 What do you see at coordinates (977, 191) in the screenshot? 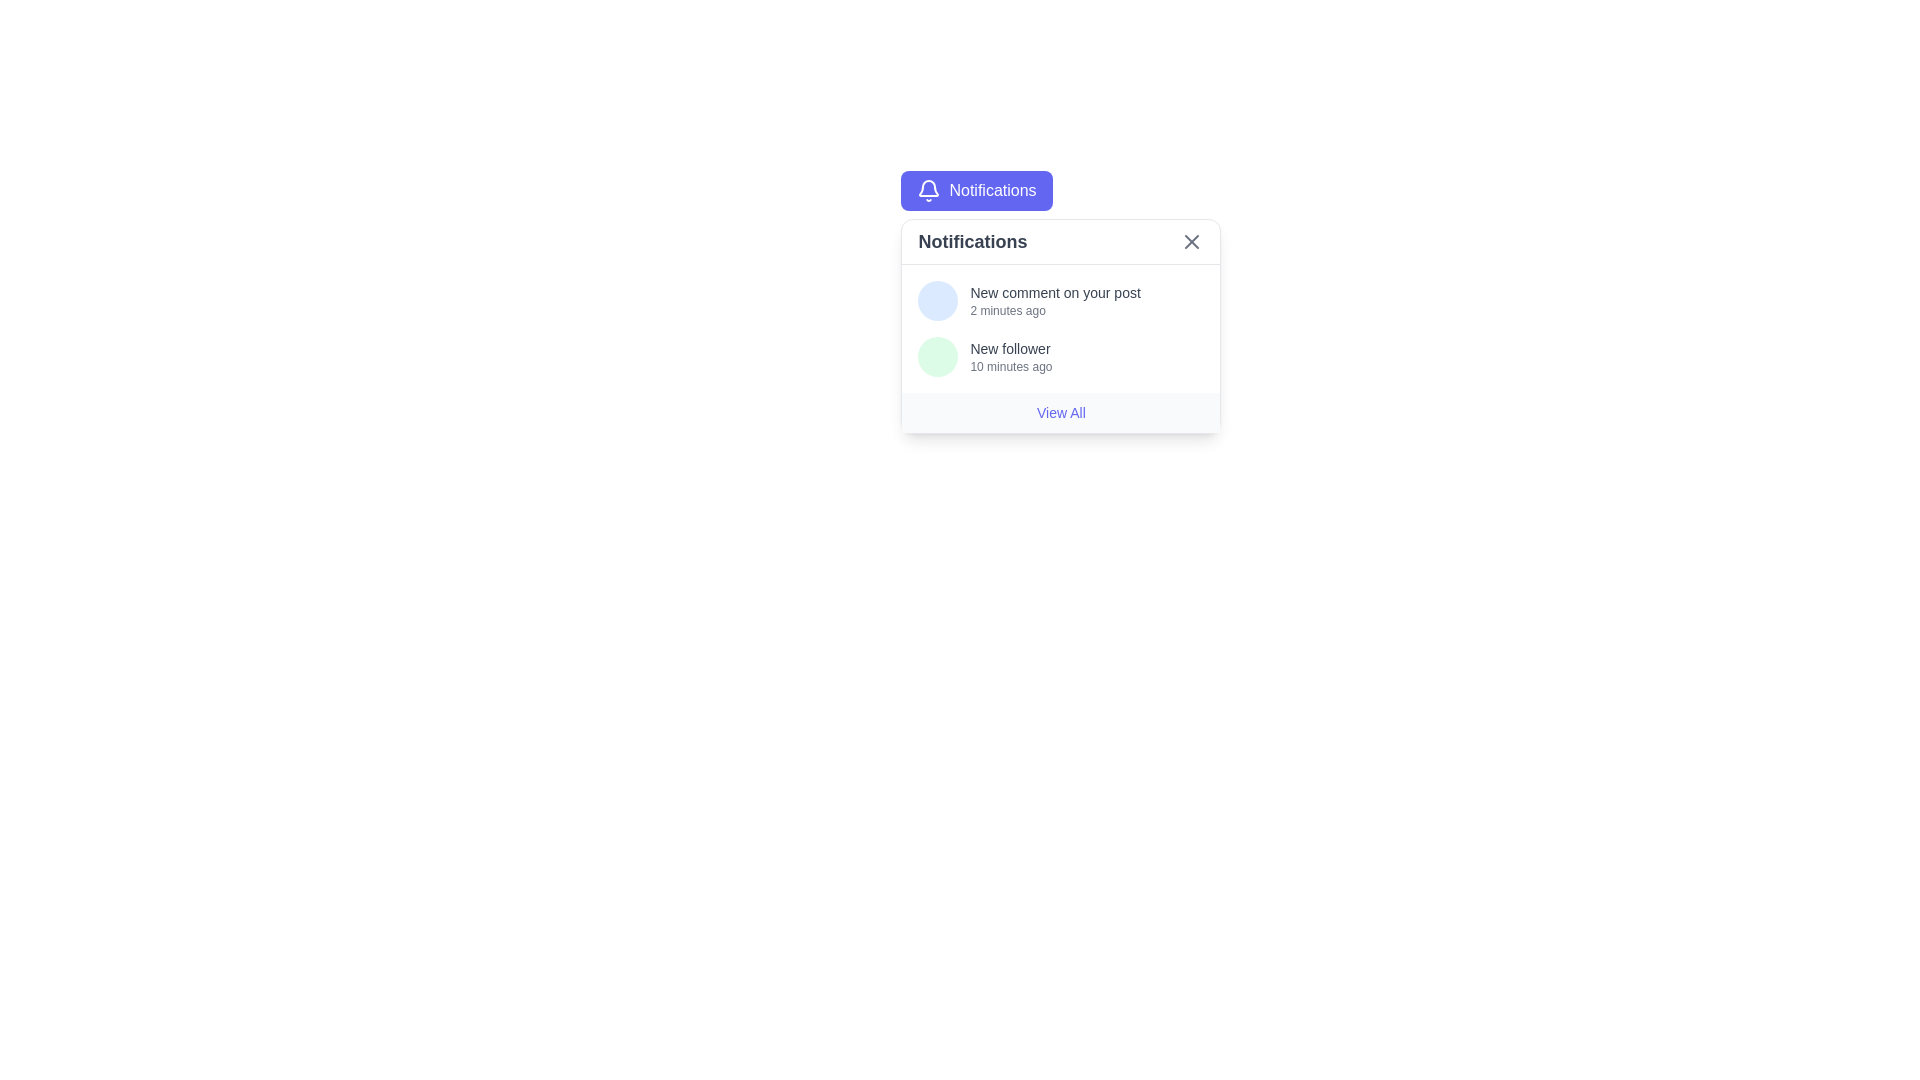
I see `the notifications button located in the upper portion of the interface` at bounding box center [977, 191].